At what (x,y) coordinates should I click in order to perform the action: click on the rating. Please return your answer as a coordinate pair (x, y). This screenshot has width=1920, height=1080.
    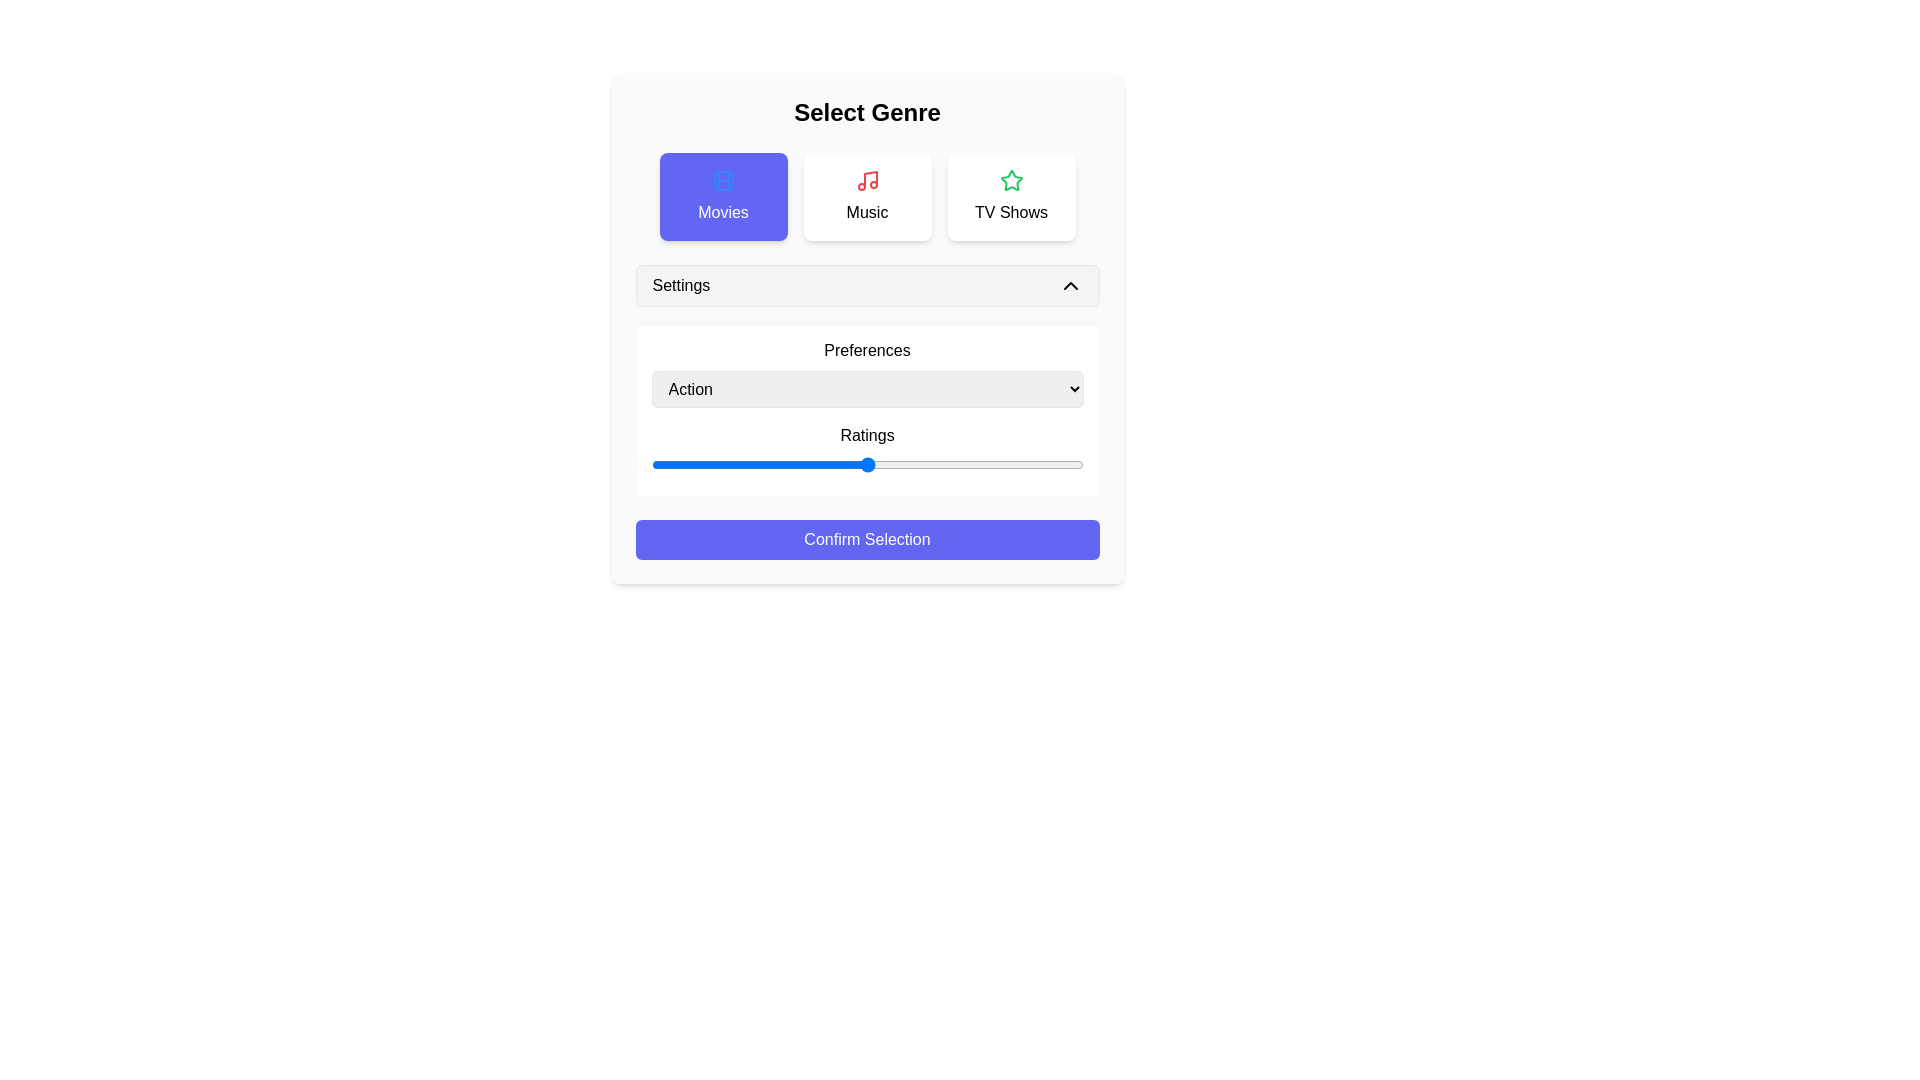
    Looking at the image, I should click on (758, 465).